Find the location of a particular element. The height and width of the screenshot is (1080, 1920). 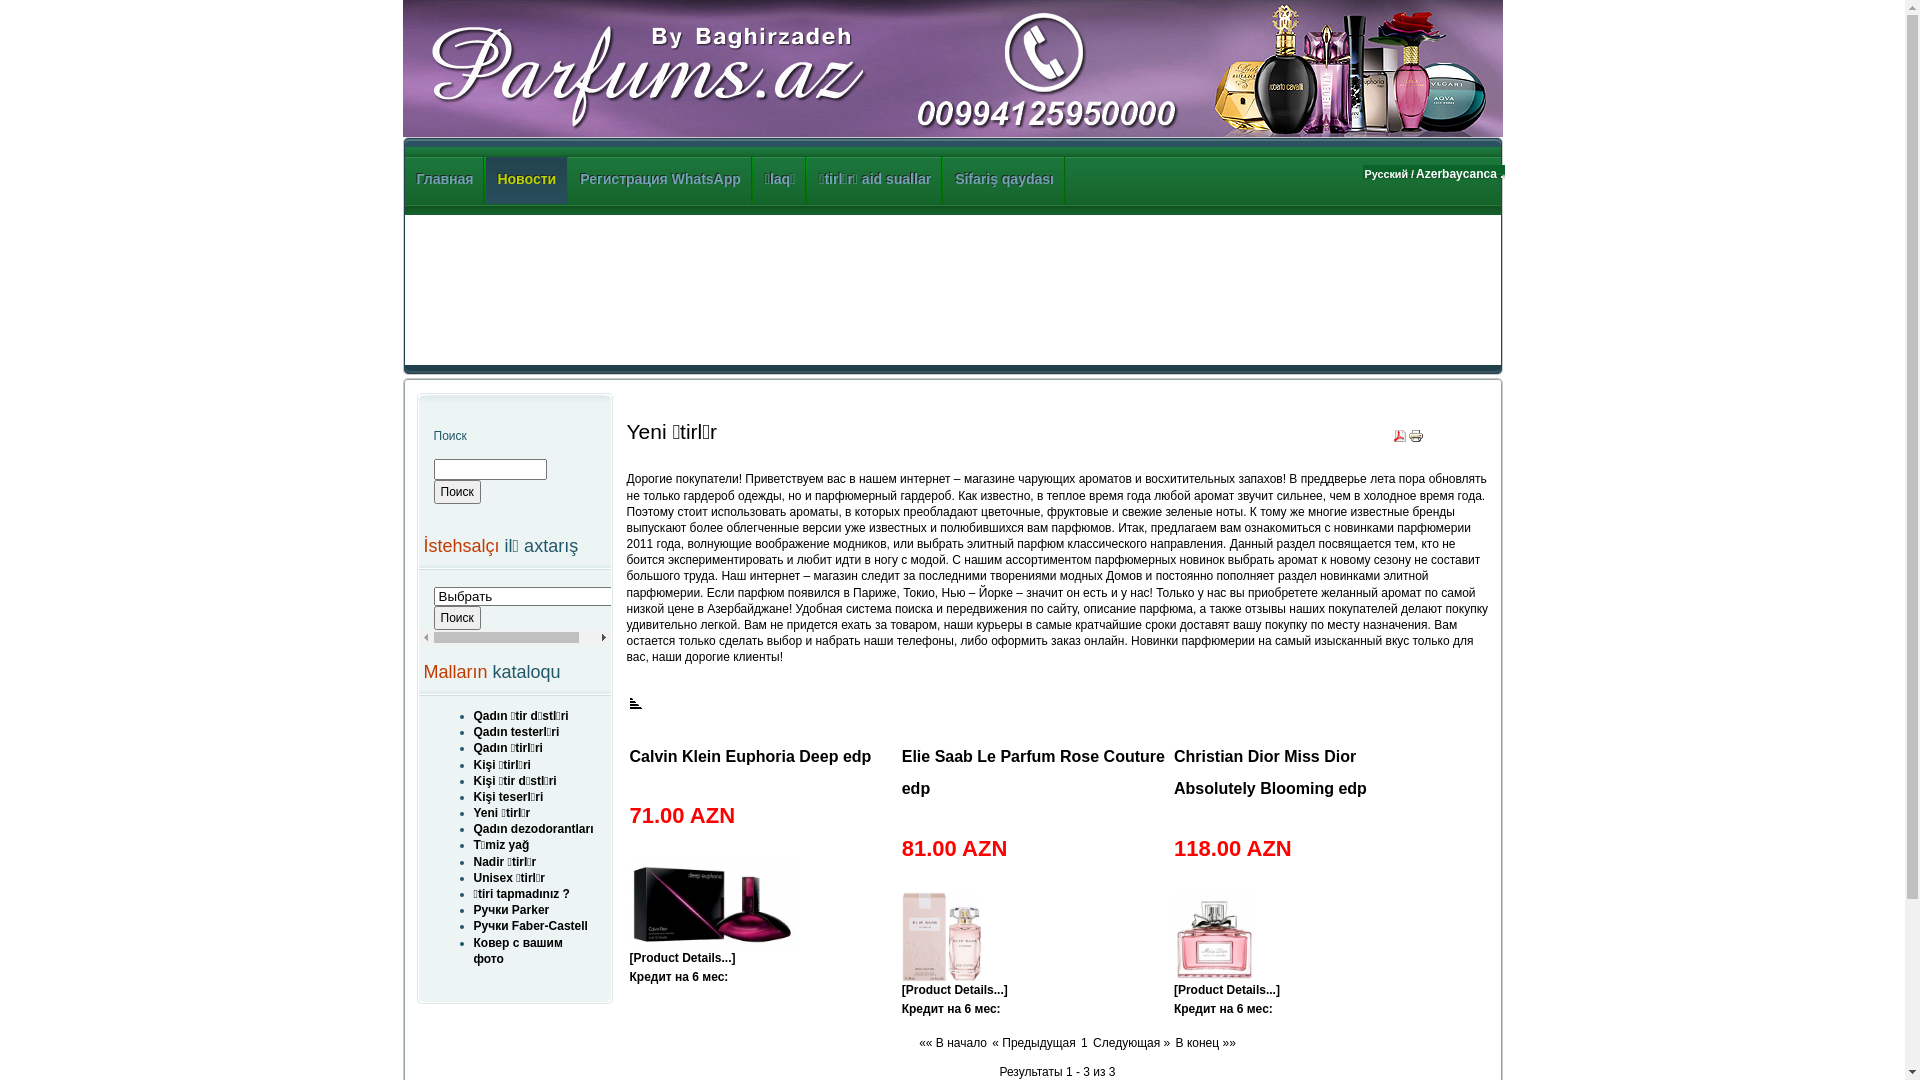

'[Product Details...]' is located at coordinates (901, 990).